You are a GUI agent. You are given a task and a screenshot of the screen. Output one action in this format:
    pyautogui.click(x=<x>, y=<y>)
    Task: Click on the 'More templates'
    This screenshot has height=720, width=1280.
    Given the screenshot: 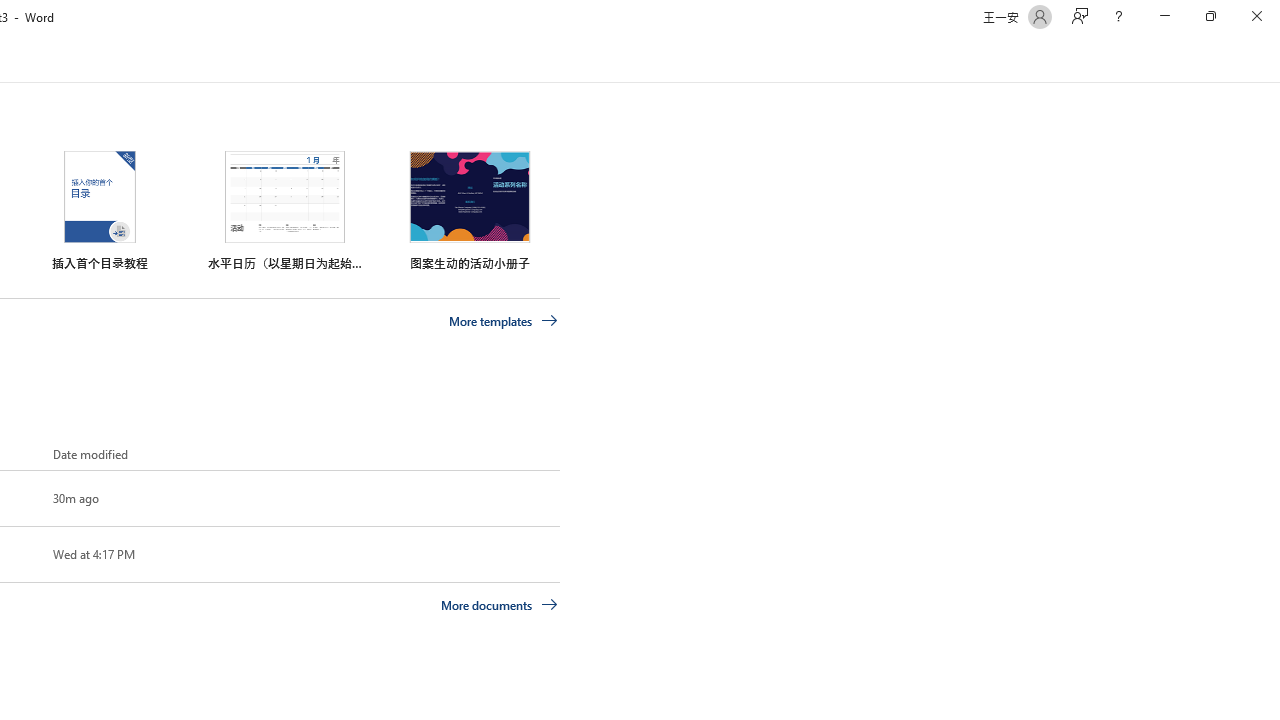 What is the action you would take?
    pyautogui.click(x=503, y=320)
    